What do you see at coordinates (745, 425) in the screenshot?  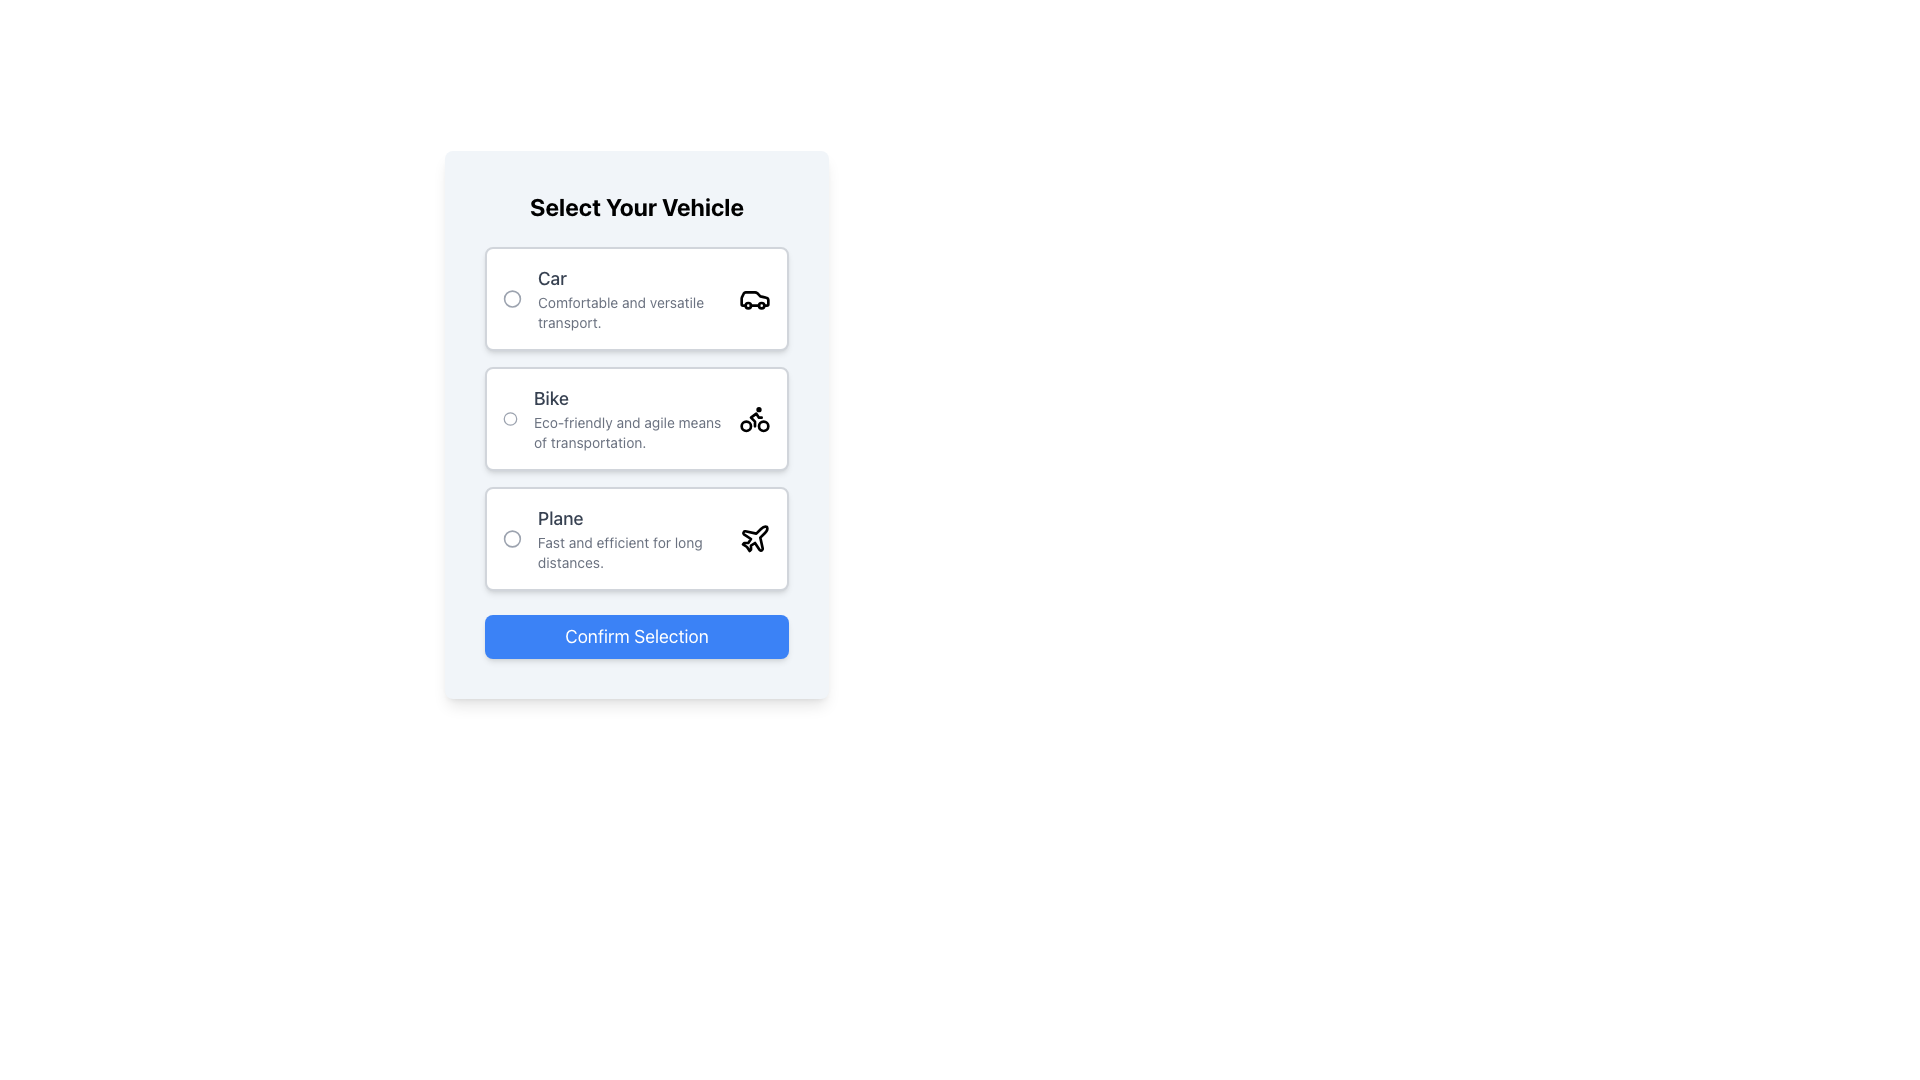 I see `the circular component (left wheel) of the bike icon in the second choice card adjacent to the 'Bike' label` at bounding box center [745, 425].